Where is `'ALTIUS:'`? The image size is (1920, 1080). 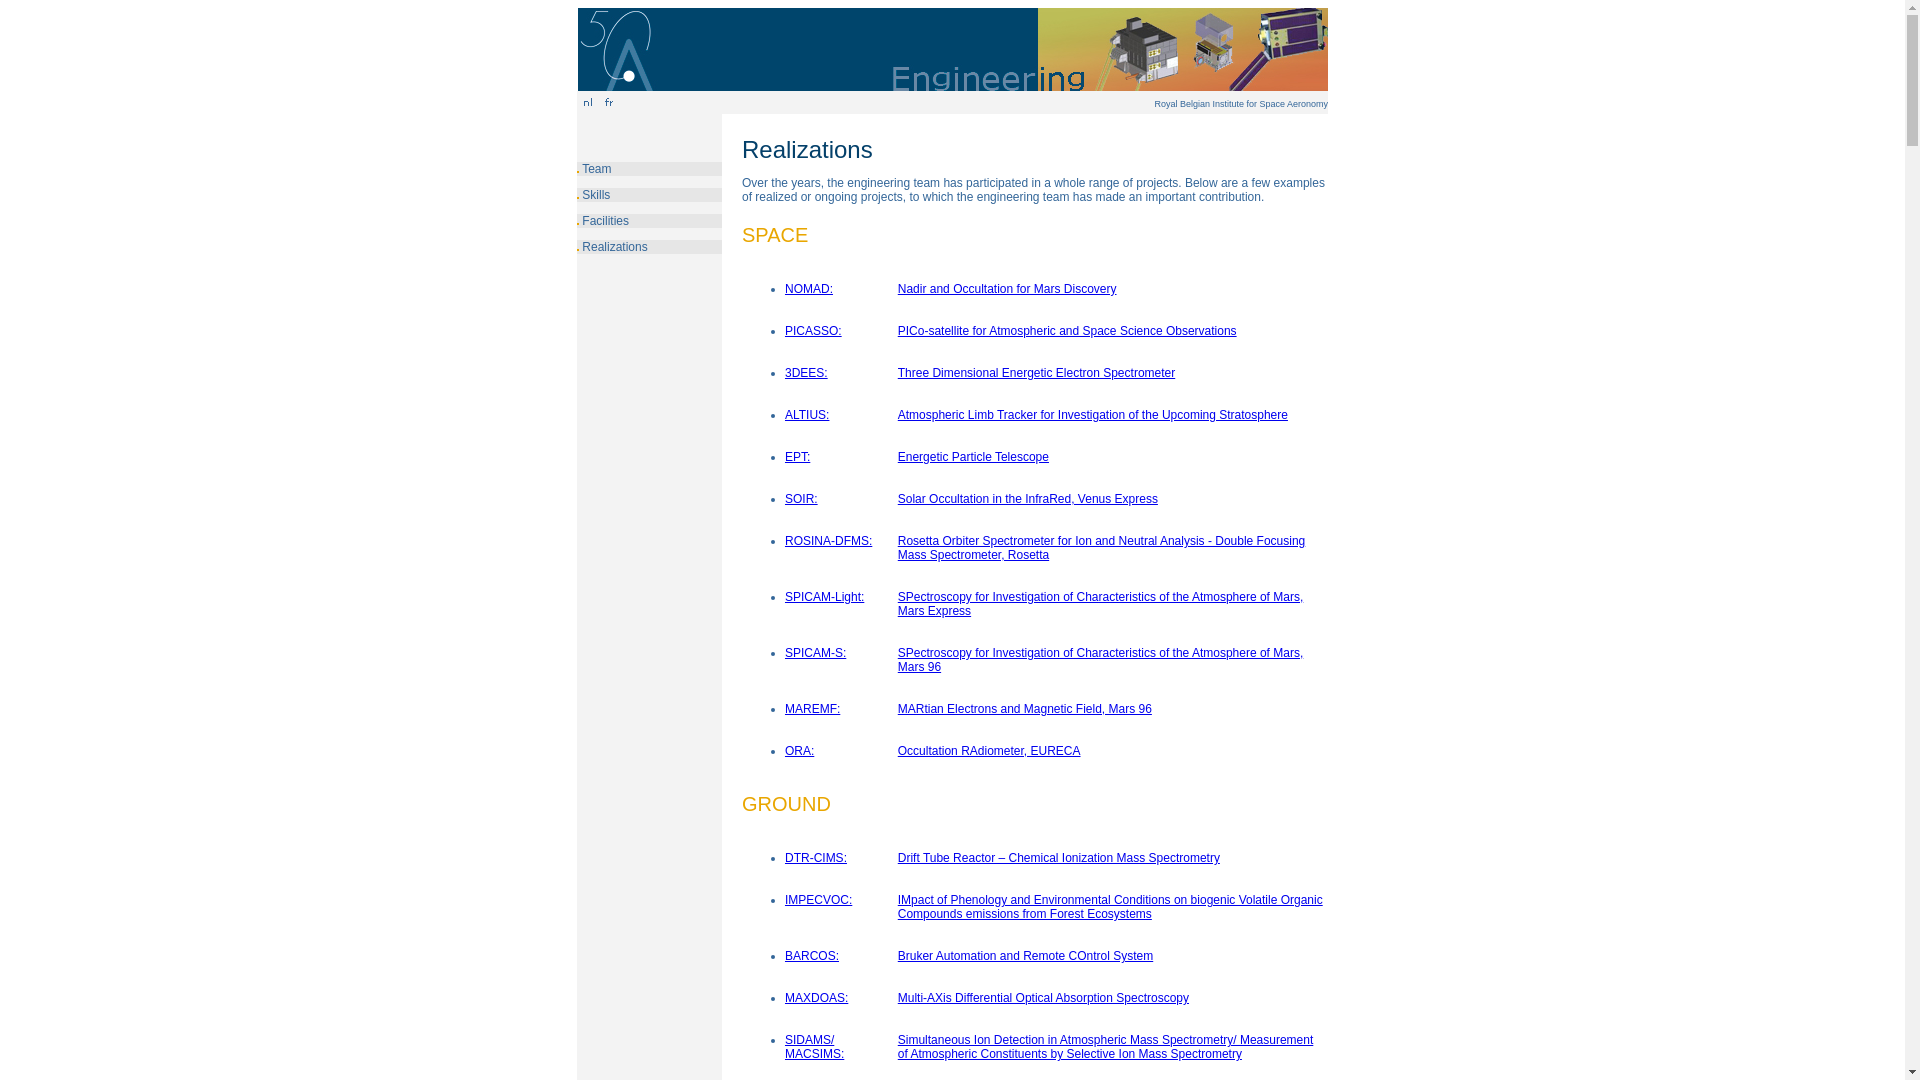
'ALTIUS:' is located at coordinates (784, 414).